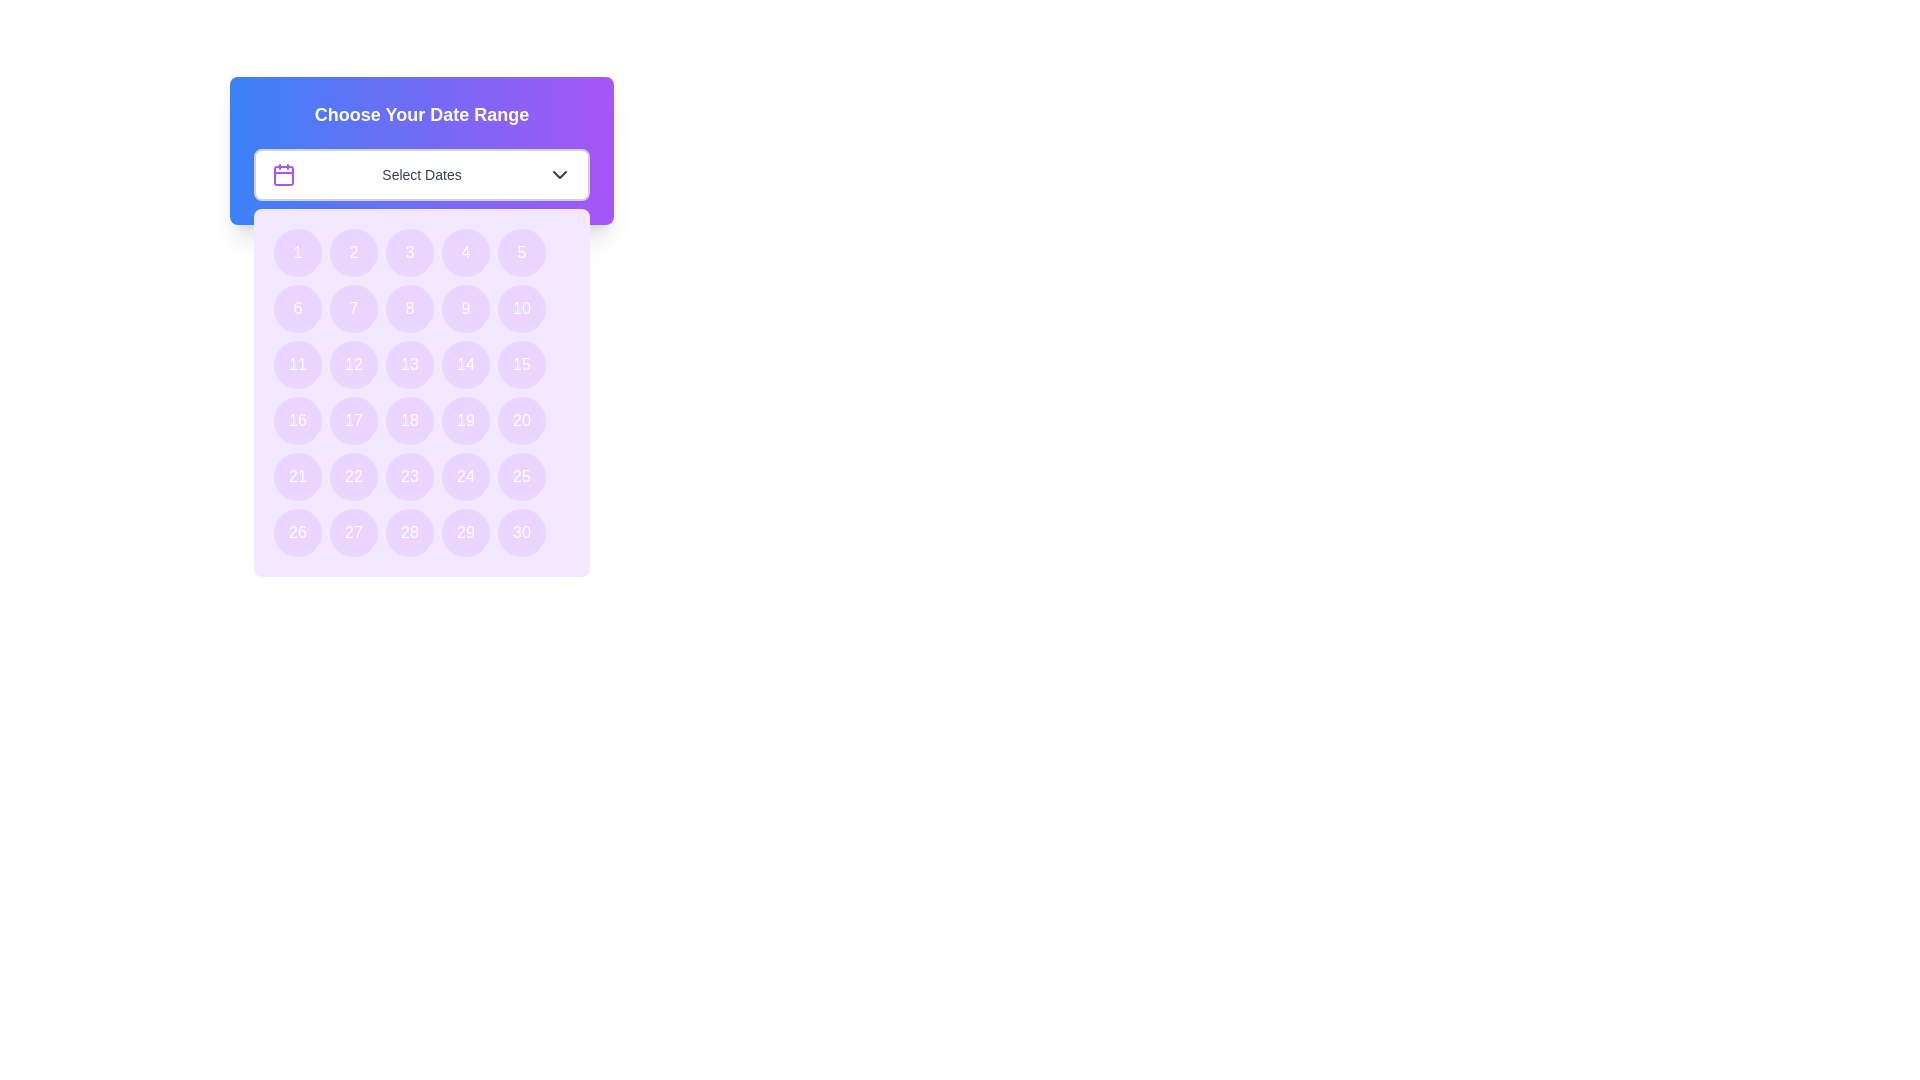 The image size is (1920, 1080). What do you see at coordinates (296, 419) in the screenshot?
I see `the button representing the date 16 in the calendar grid located in the fourth row and first column of the dropdown modal labeled 'Choose Your Date Range'` at bounding box center [296, 419].